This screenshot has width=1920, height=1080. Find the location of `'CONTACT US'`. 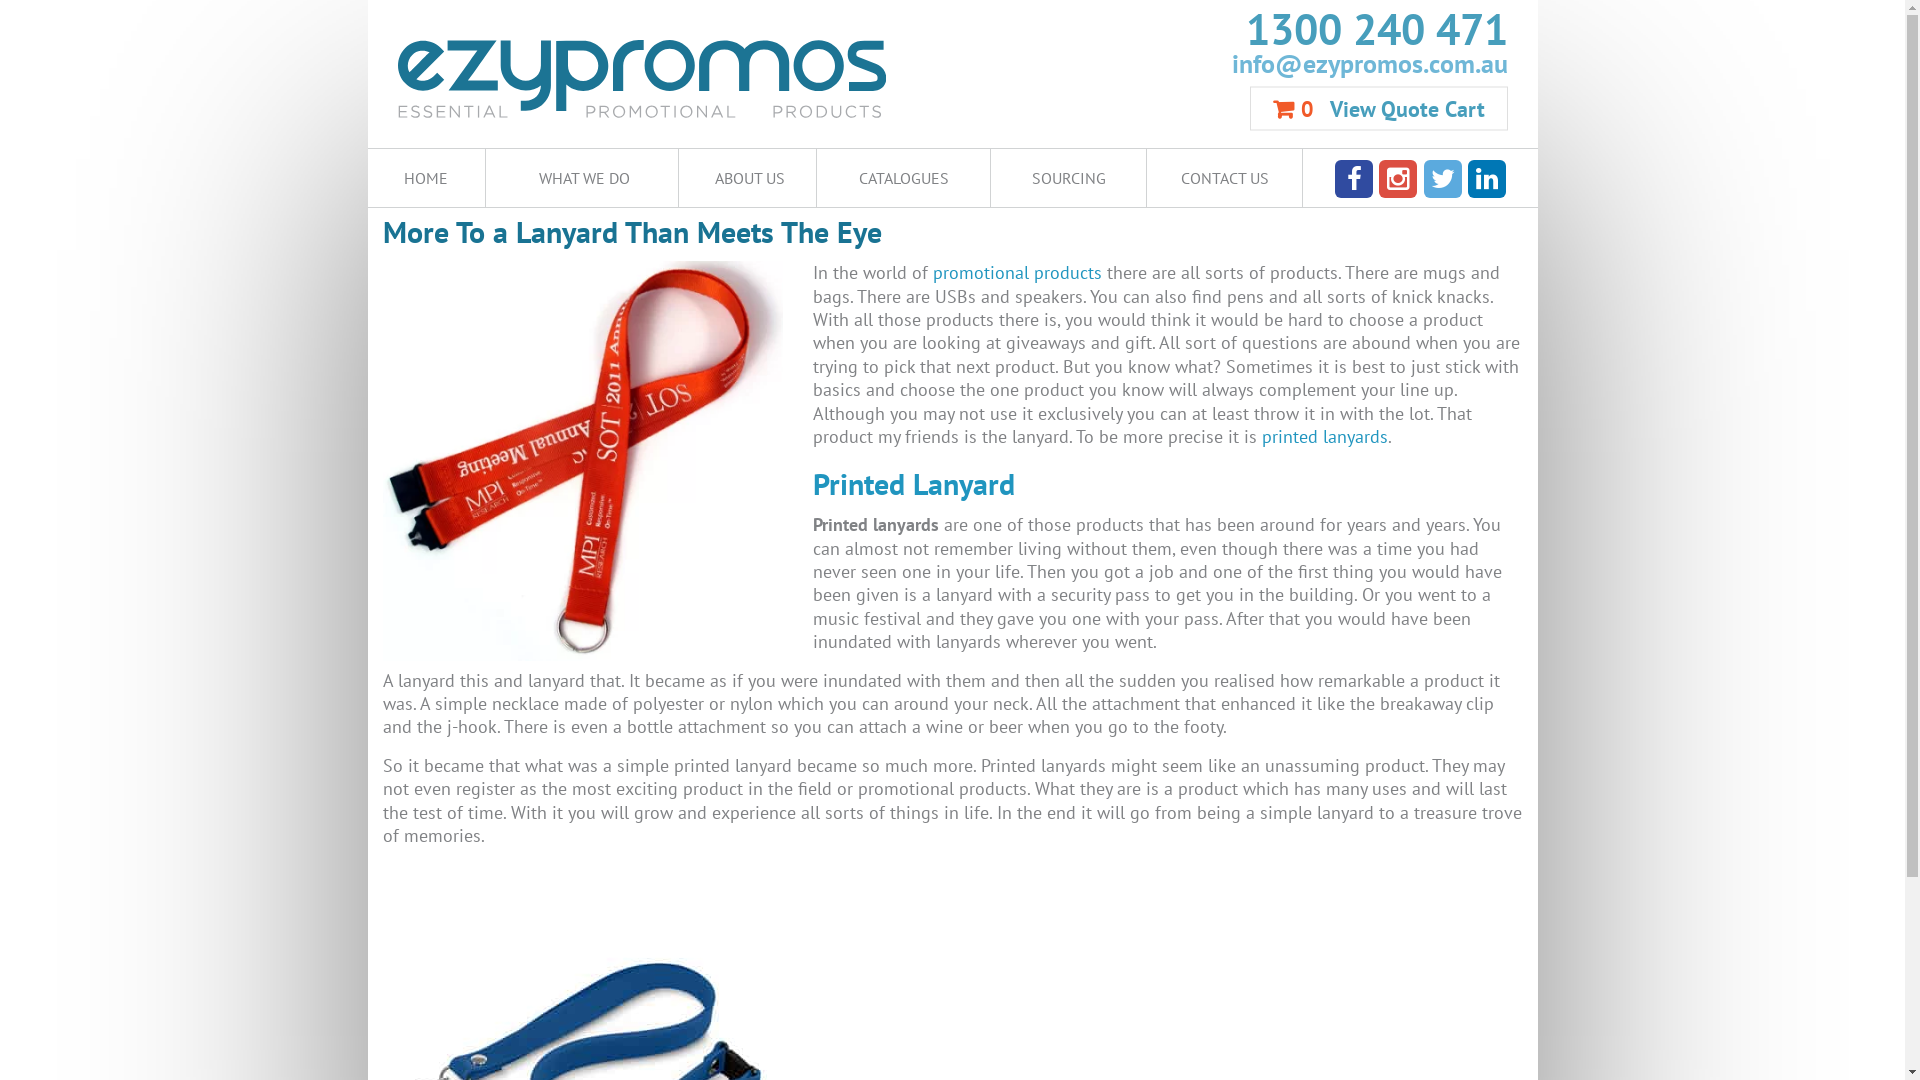

'CONTACT US' is located at coordinates (1223, 176).